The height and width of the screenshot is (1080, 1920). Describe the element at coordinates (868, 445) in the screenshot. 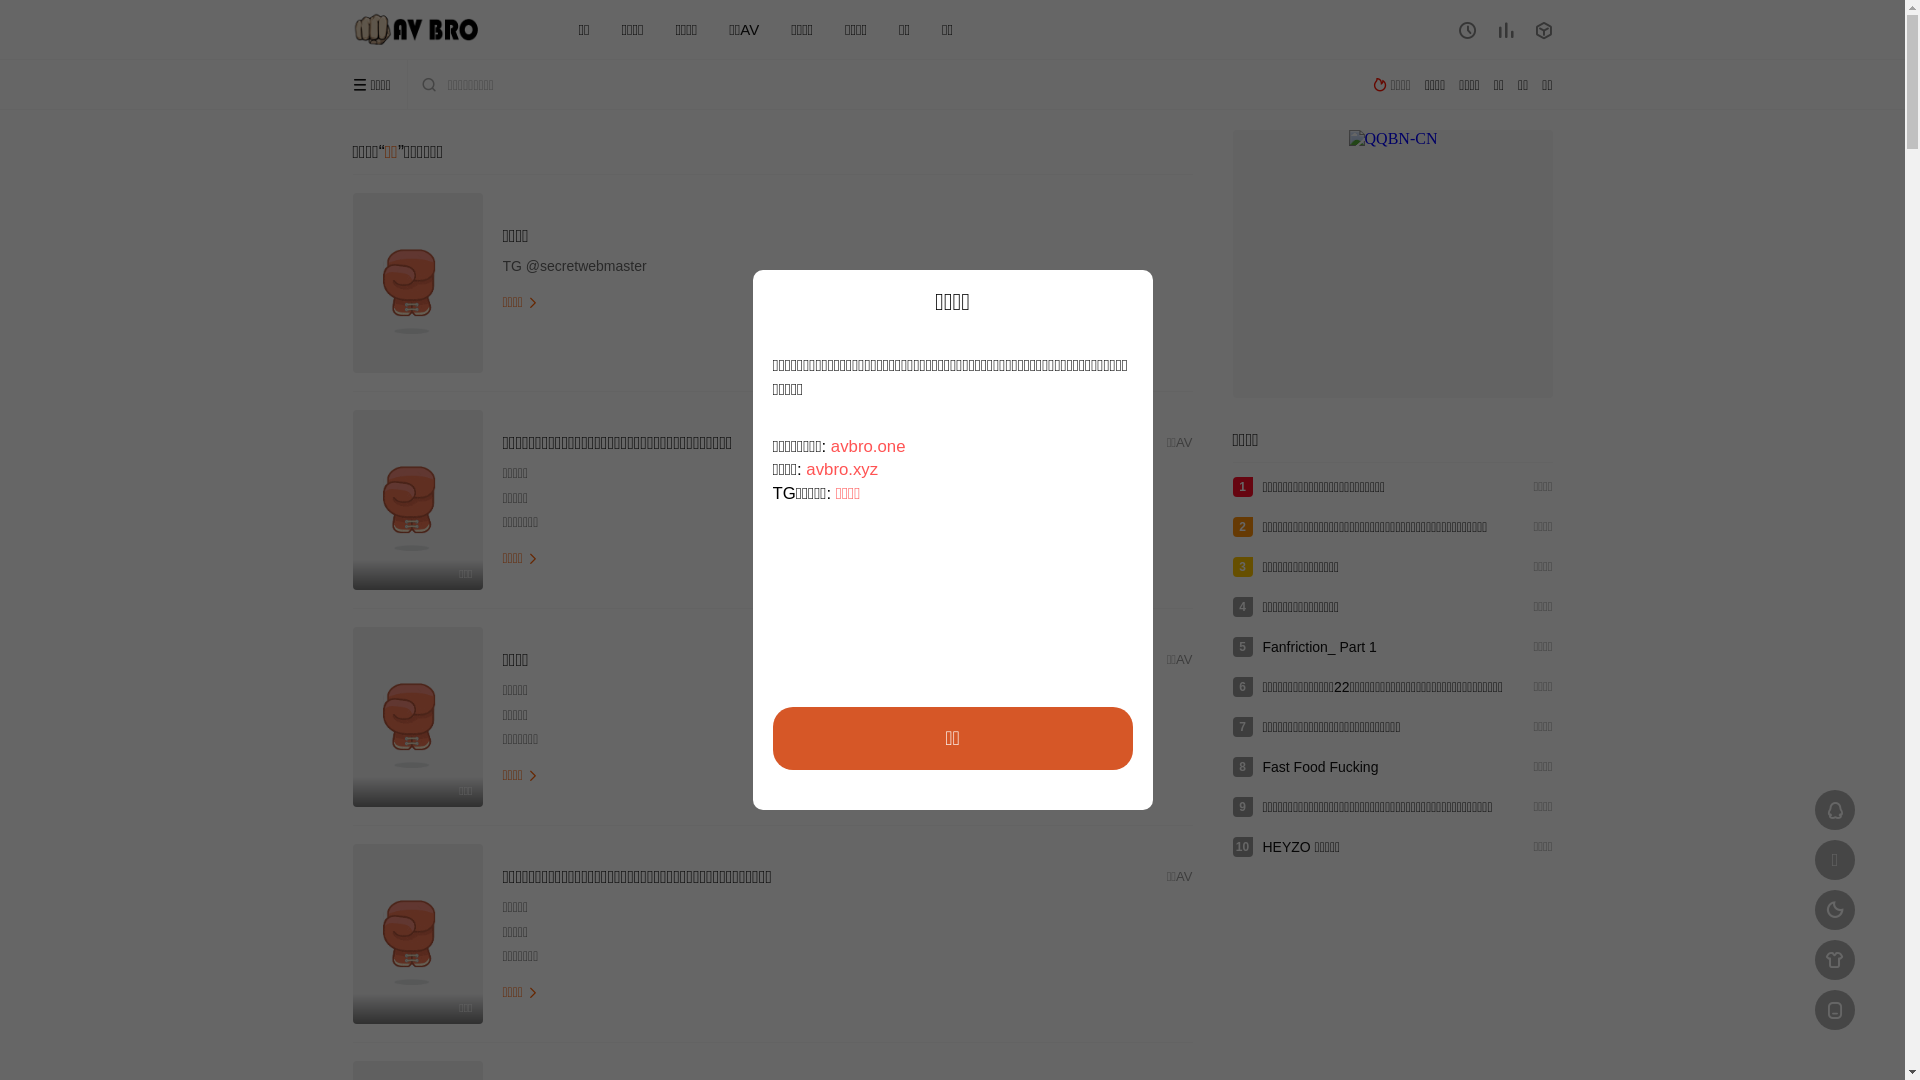

I see `'avbro.one'` at that location.